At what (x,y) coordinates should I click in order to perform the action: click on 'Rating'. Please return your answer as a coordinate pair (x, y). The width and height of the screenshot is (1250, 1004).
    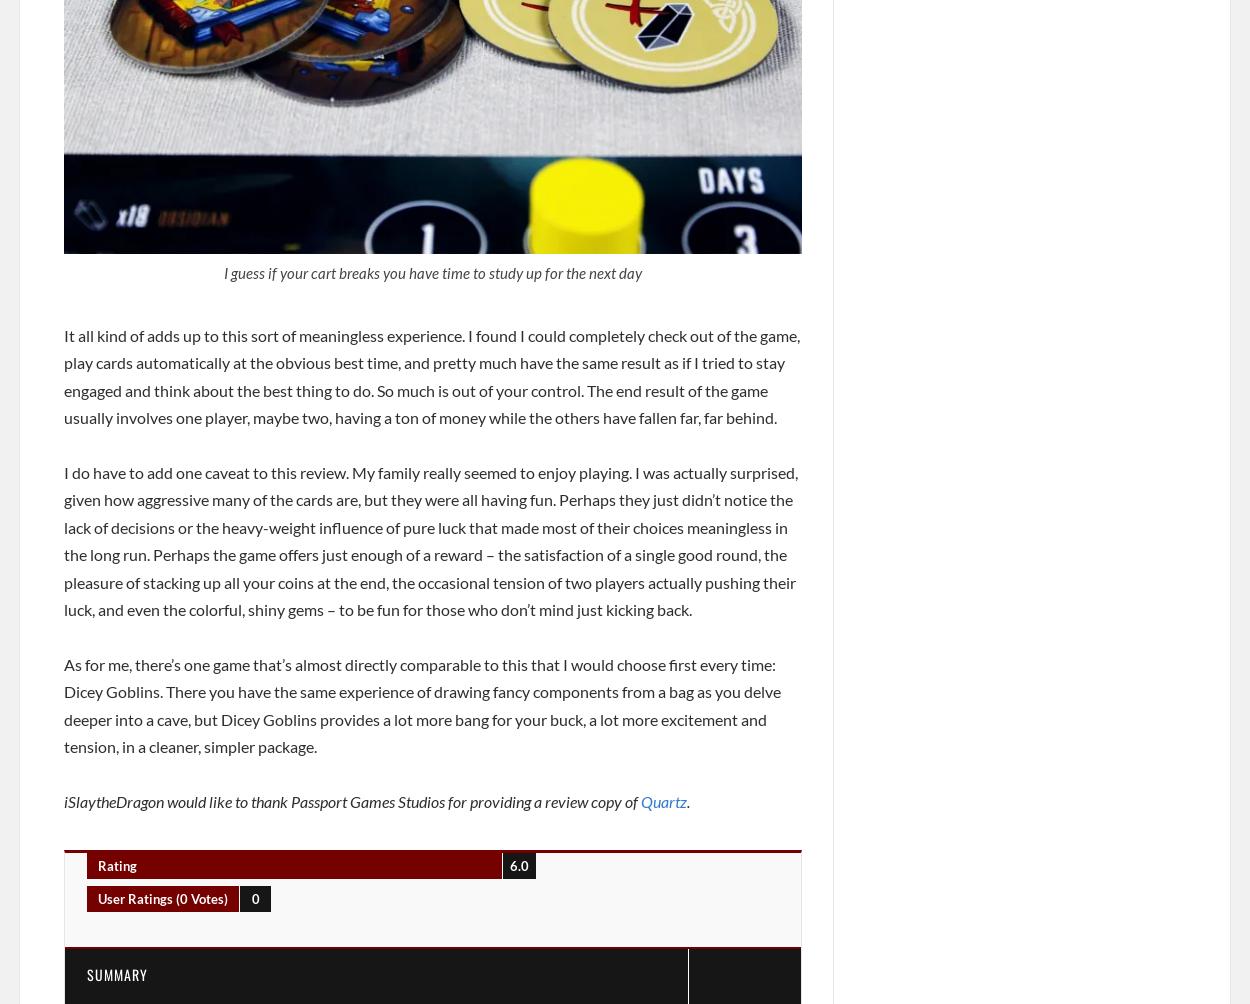
    Looking at the image, I should click on (116, 865).